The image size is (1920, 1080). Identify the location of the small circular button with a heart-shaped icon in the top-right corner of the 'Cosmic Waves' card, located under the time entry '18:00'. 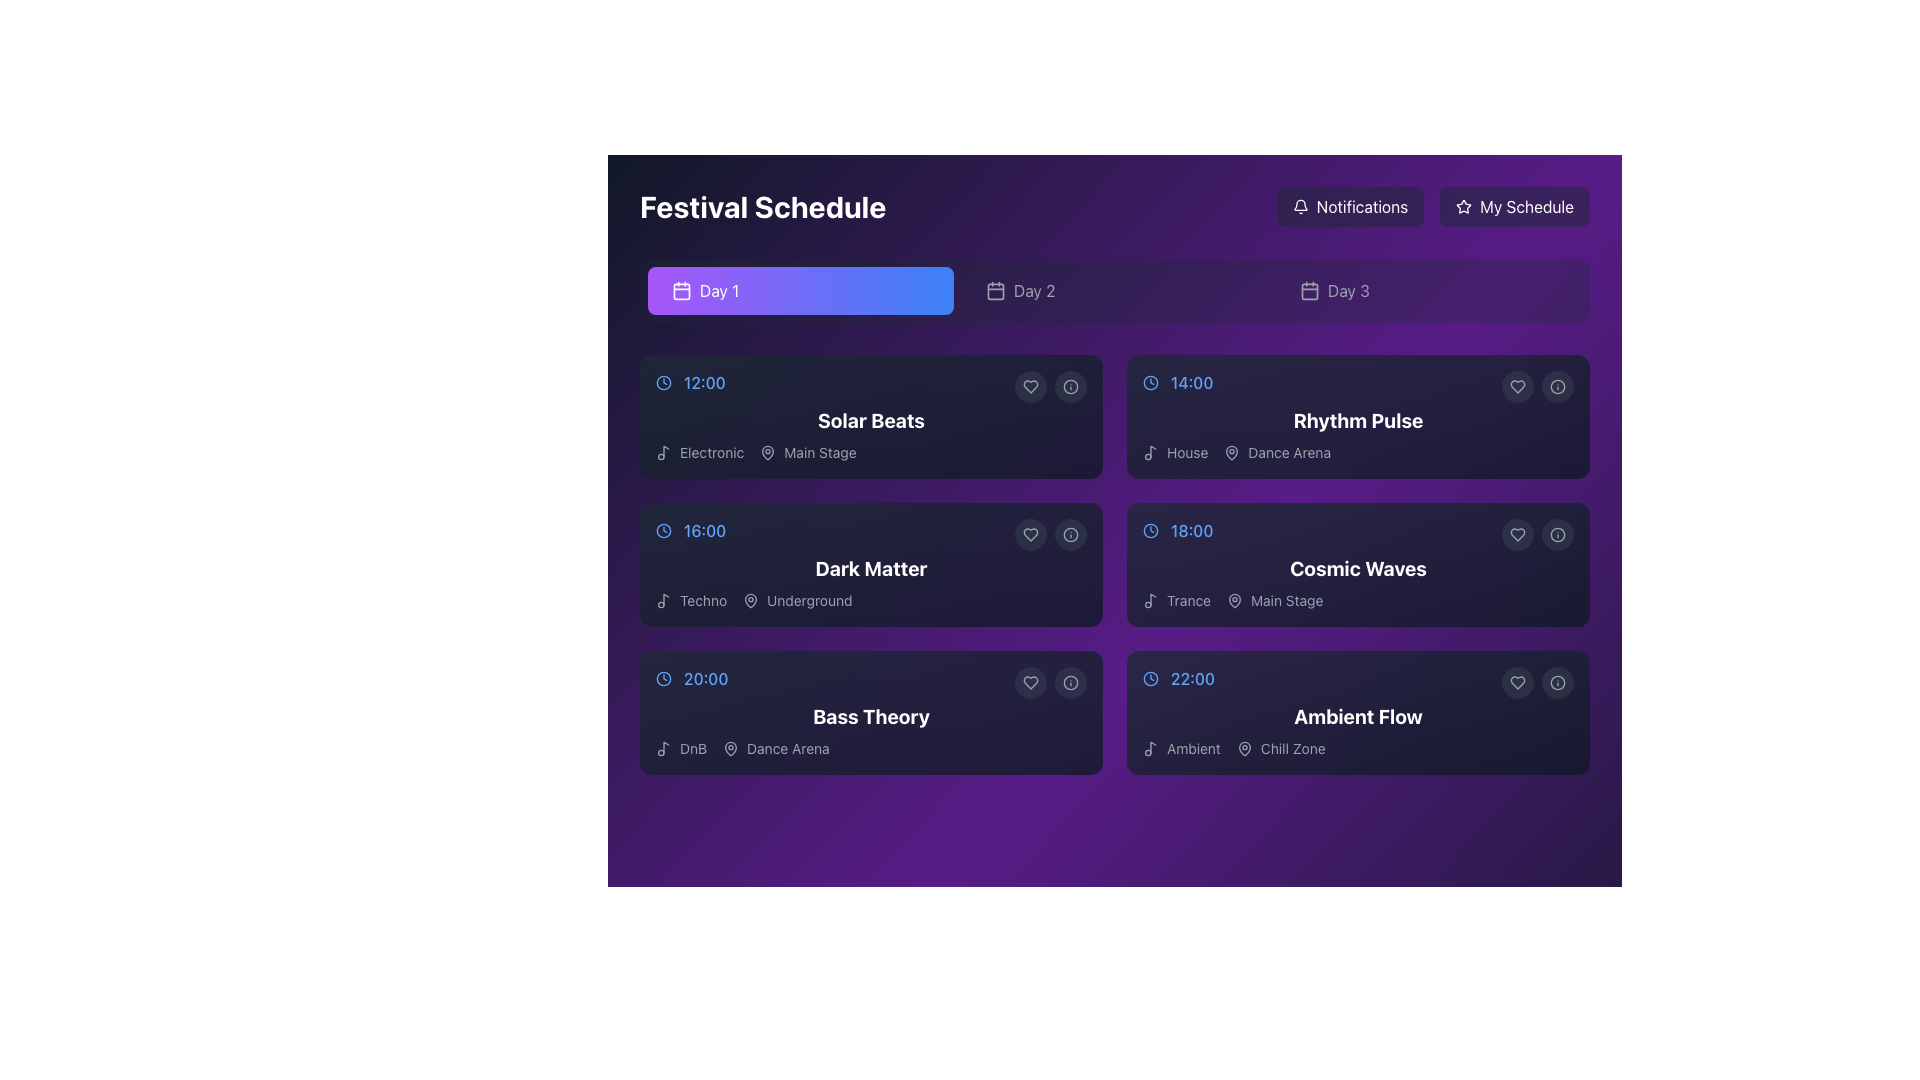
(1517, 534).